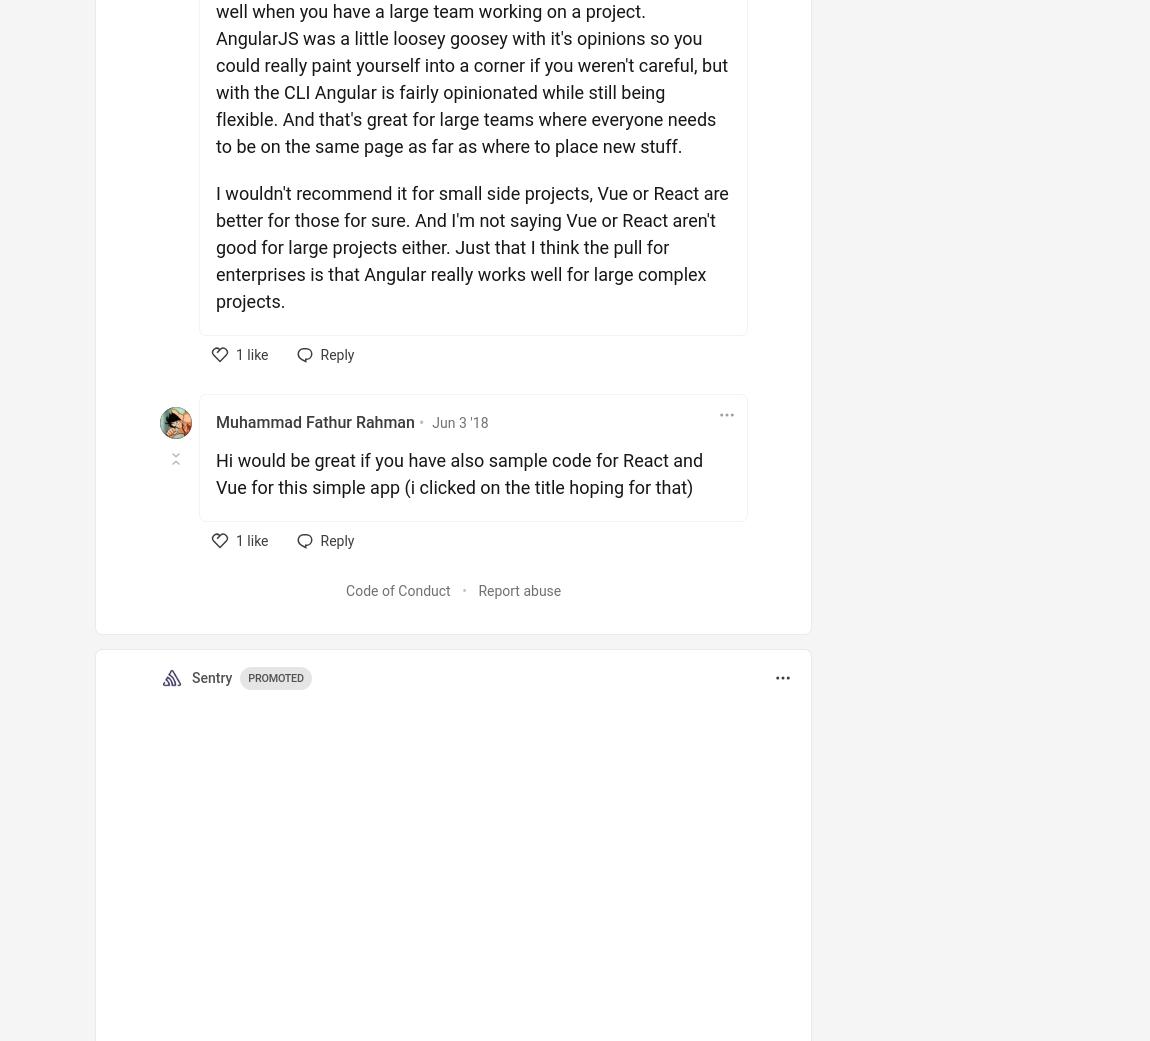 The width and height of the screenshot is (1150, 1041). I want to click on 'Muhammad Fathur Rahman', so click(214, 421).